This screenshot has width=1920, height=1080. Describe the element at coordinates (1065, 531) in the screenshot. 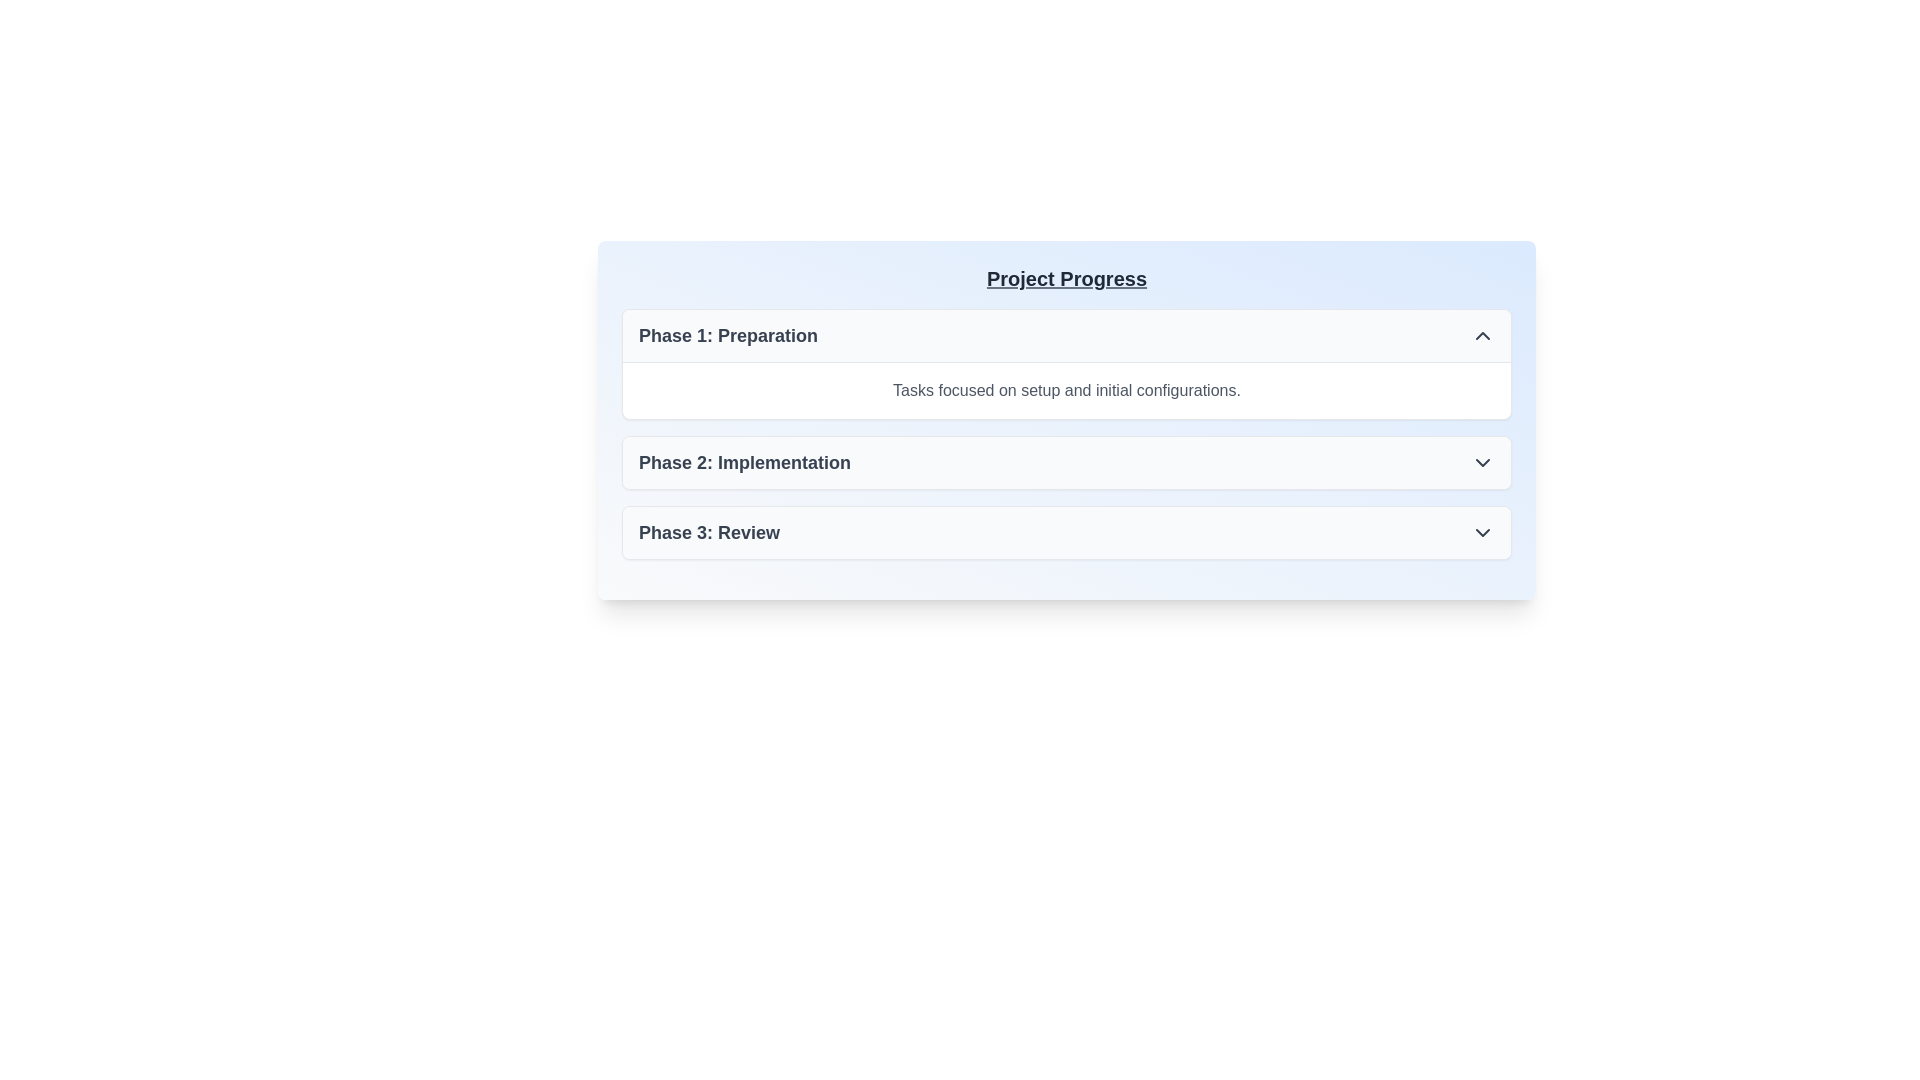

I see `the Interactive list item representing 'Phase 3: Review' for accessibility navigation` at that location.